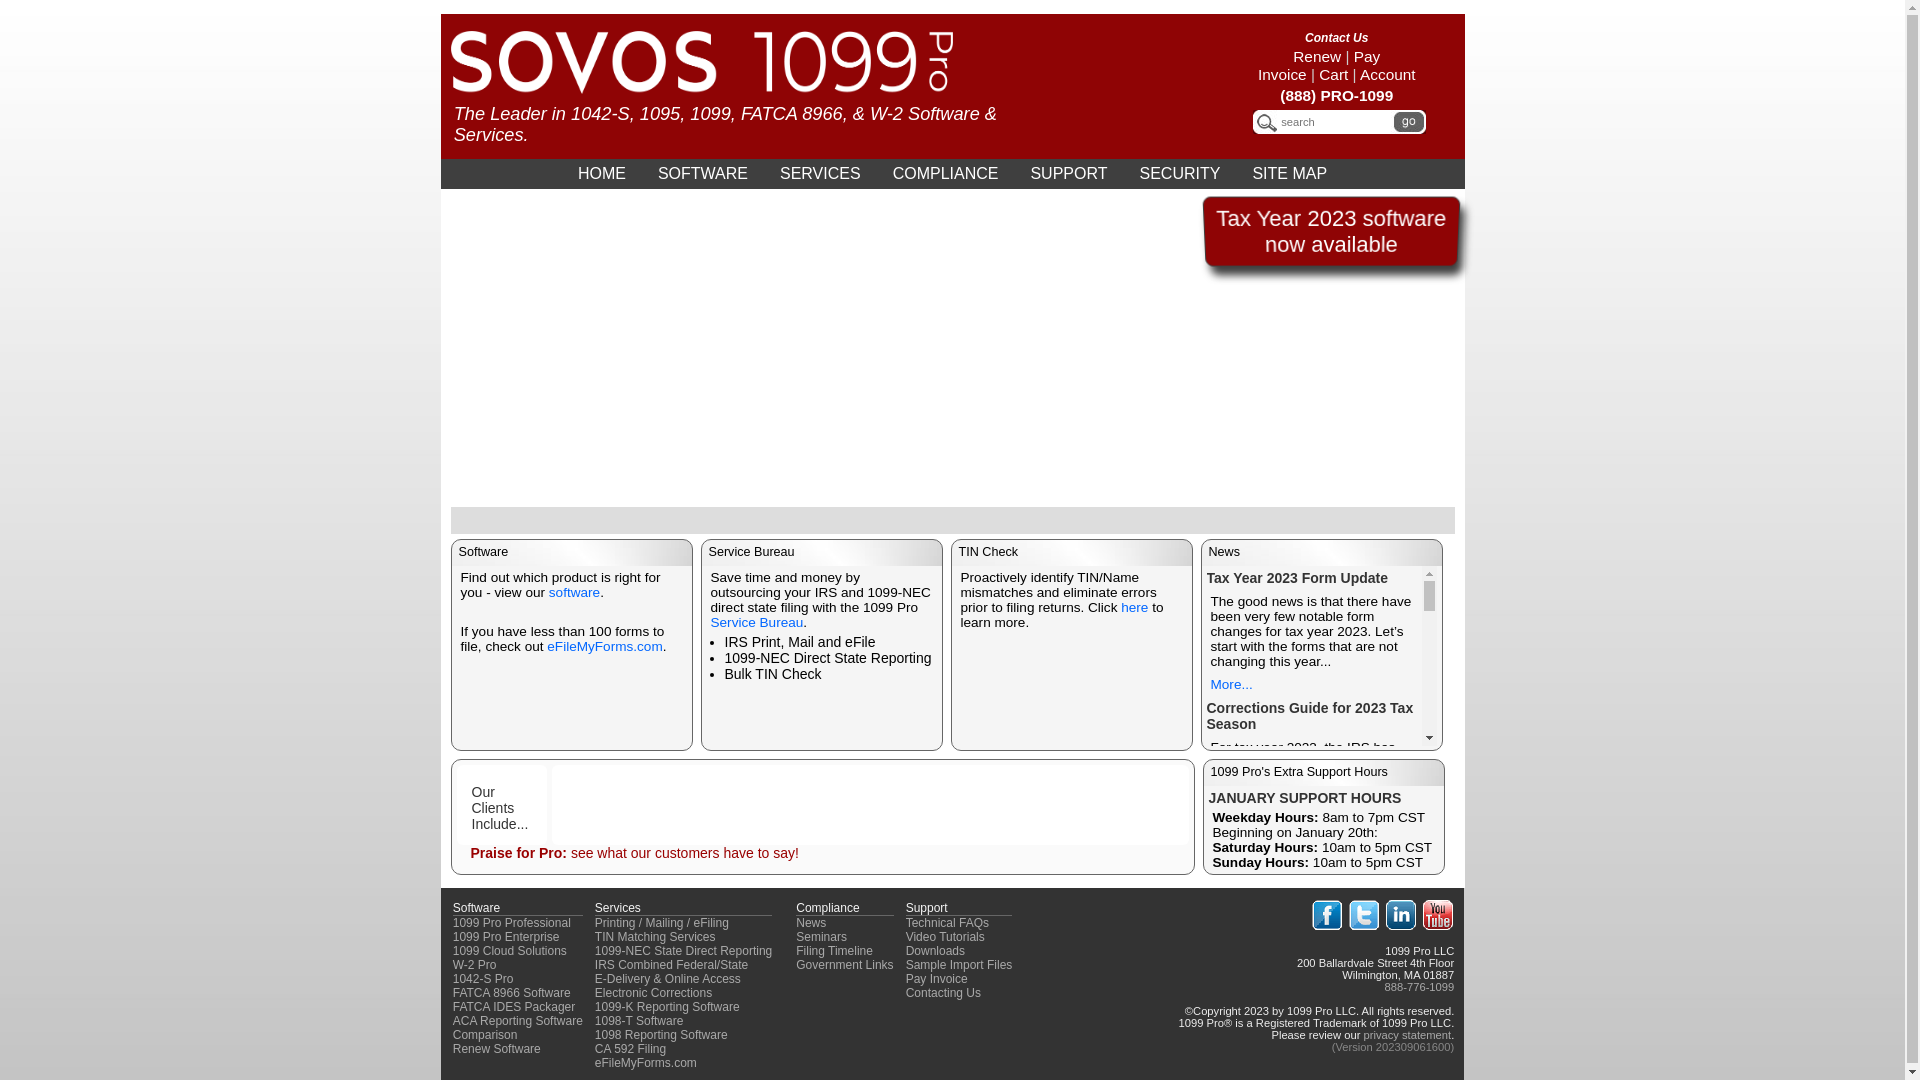 This screenshot has height=1080, width=1920. I want to click on 'Compliance', so click(827, 907).